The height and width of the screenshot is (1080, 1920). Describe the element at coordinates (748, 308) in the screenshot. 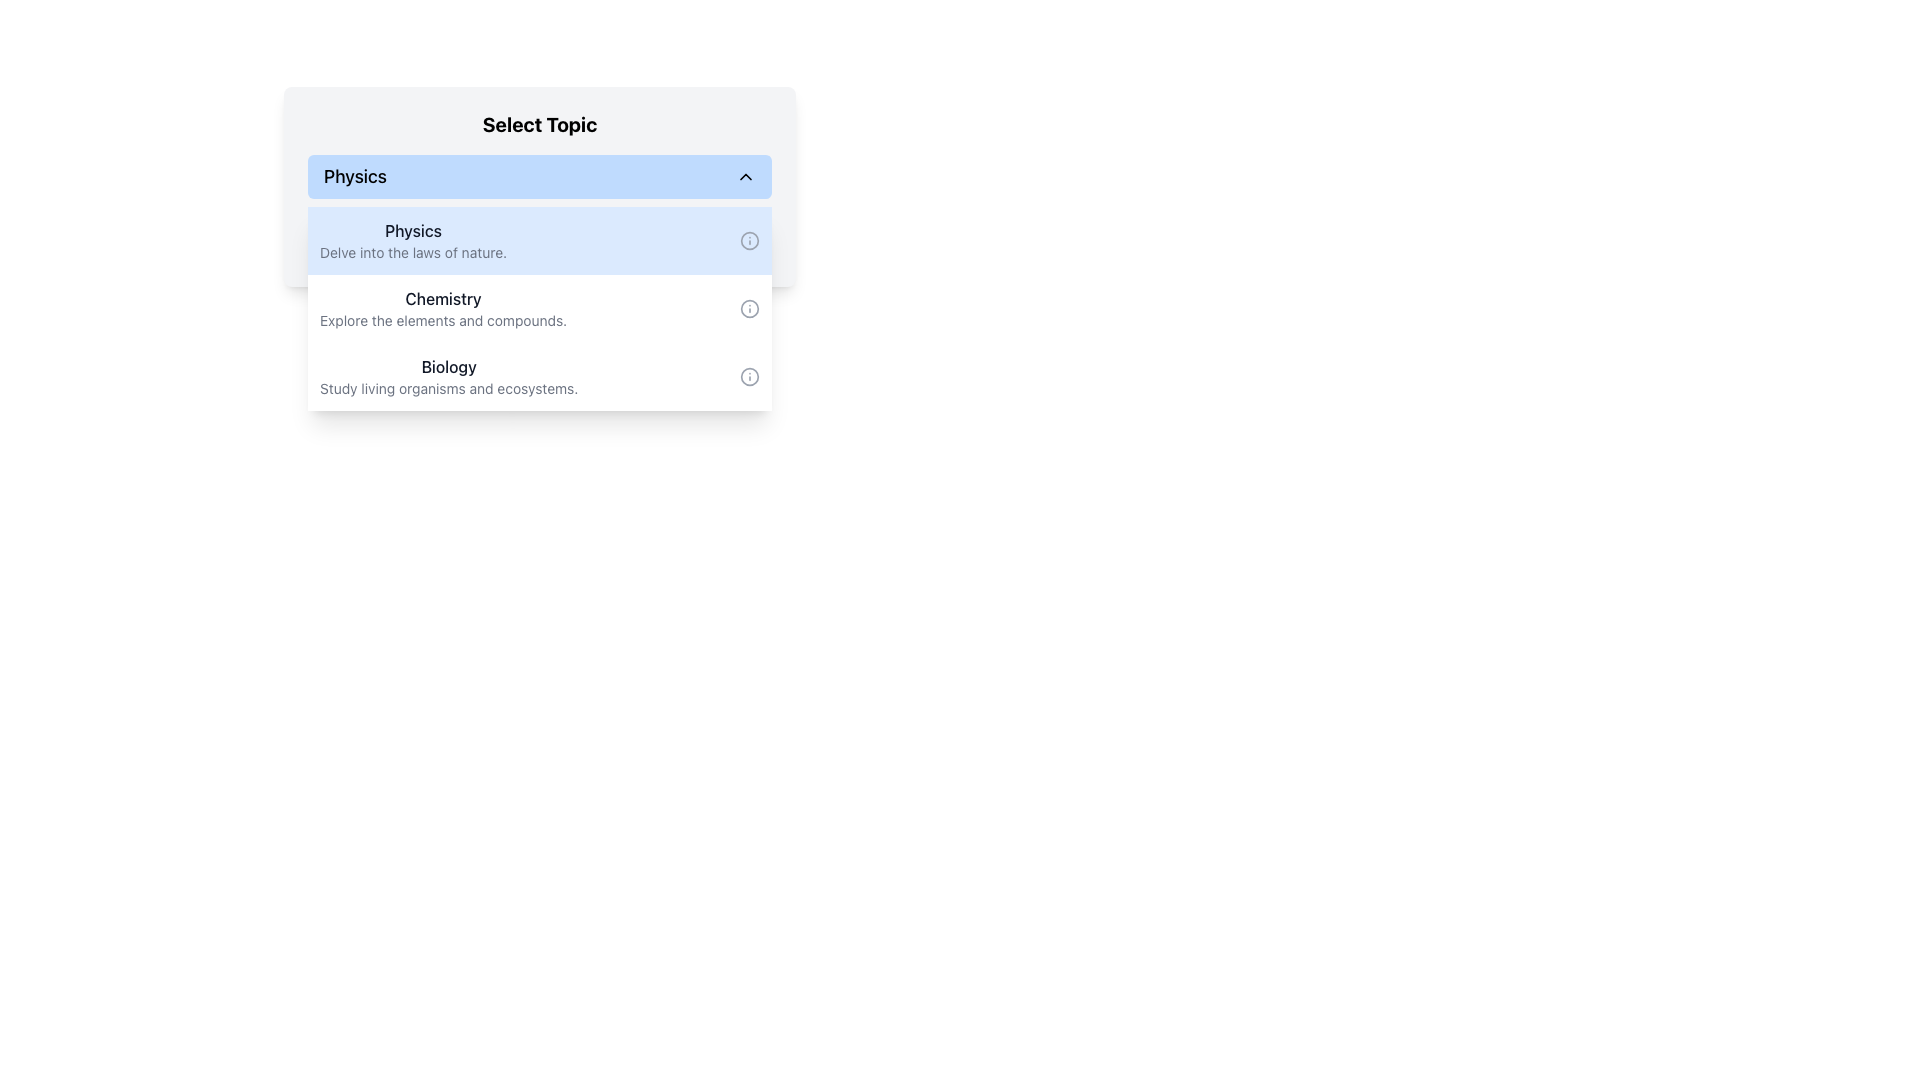

I see `the circular SVG graphical element associated with the 'Chemistry' entry in the dropdown menu interface` at that location.